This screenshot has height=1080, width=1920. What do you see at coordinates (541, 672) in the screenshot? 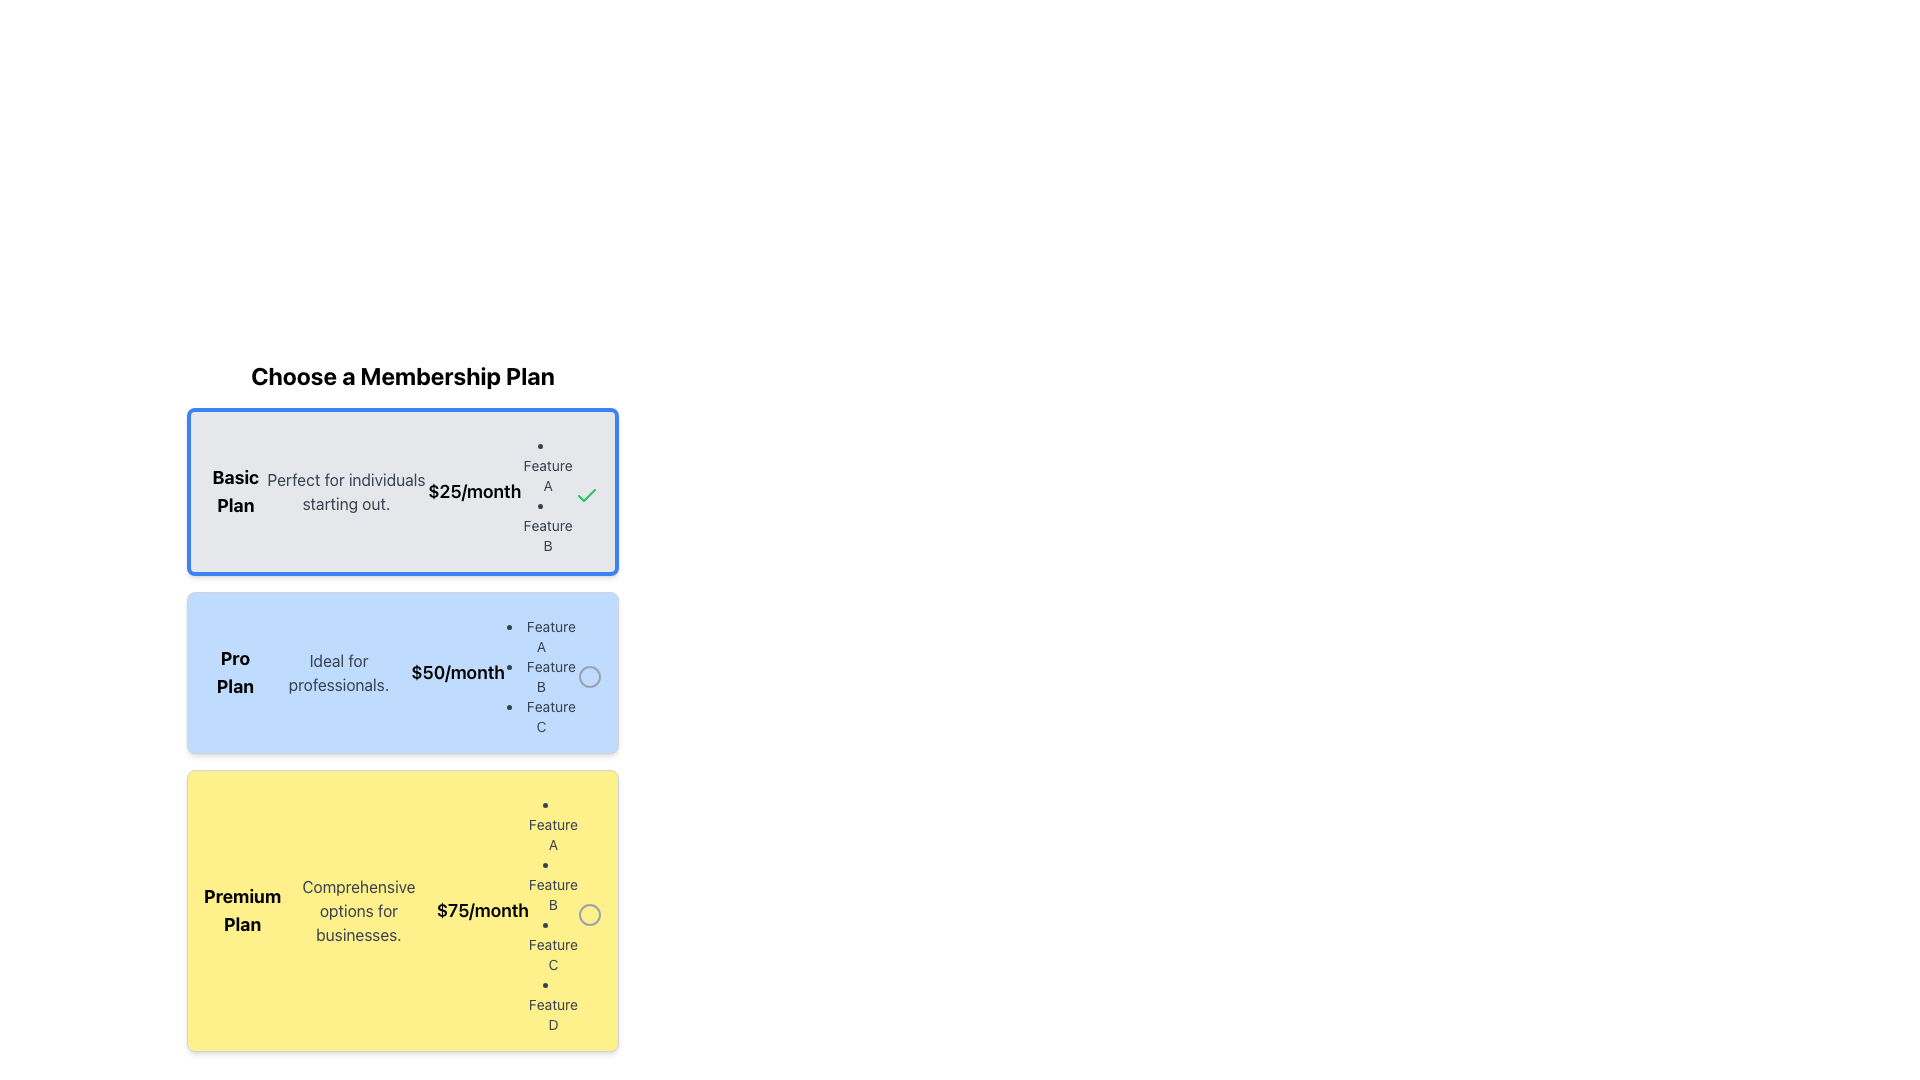
I see `the list of features titled 'Feature A', 'Feature B', and 'Feature C' located in the bottom-right section of the 'Pro Plan' card` at bounding box center [541, 672].